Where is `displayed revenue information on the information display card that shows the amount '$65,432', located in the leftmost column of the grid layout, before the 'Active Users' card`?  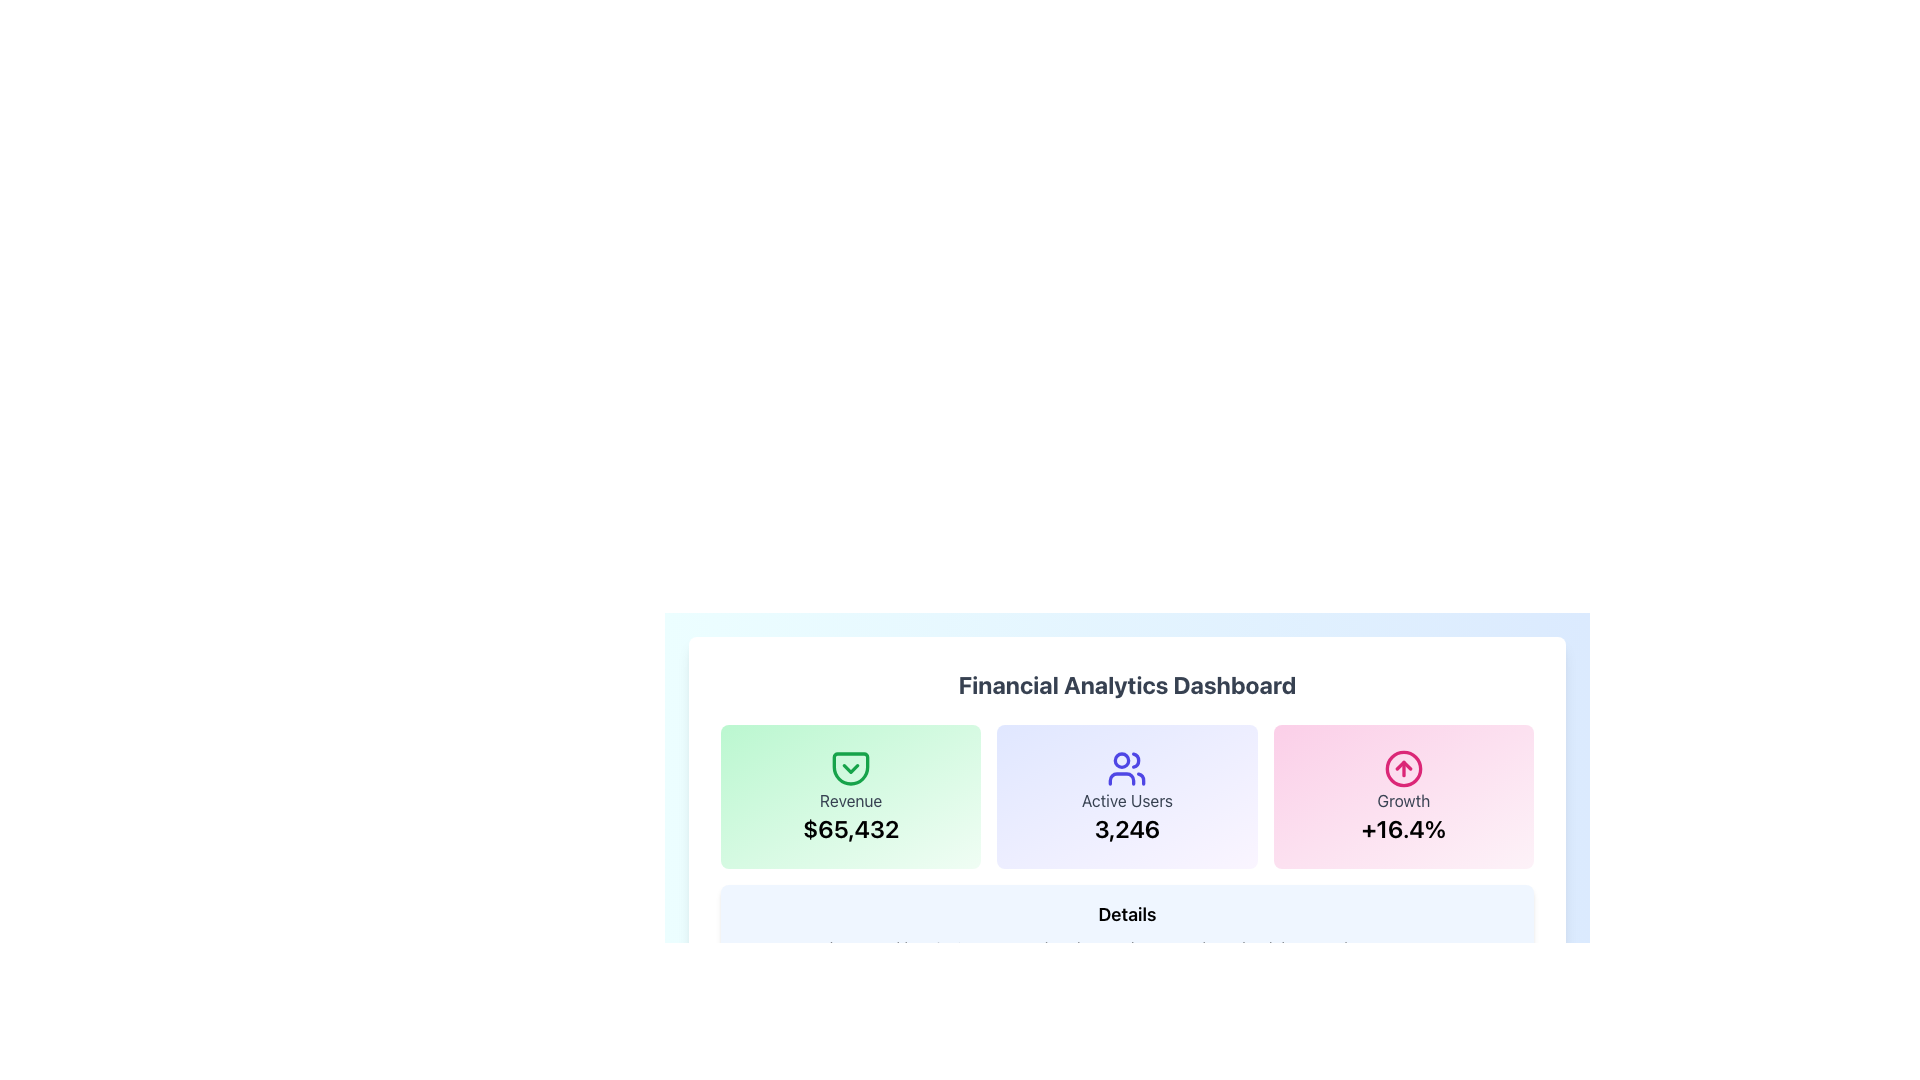 displayed revenue information on the information display card that shows the amount '$65,432', located in the leftmost column of the grid layout, before the 'Active Users' card is located at coordinates (851, 796).